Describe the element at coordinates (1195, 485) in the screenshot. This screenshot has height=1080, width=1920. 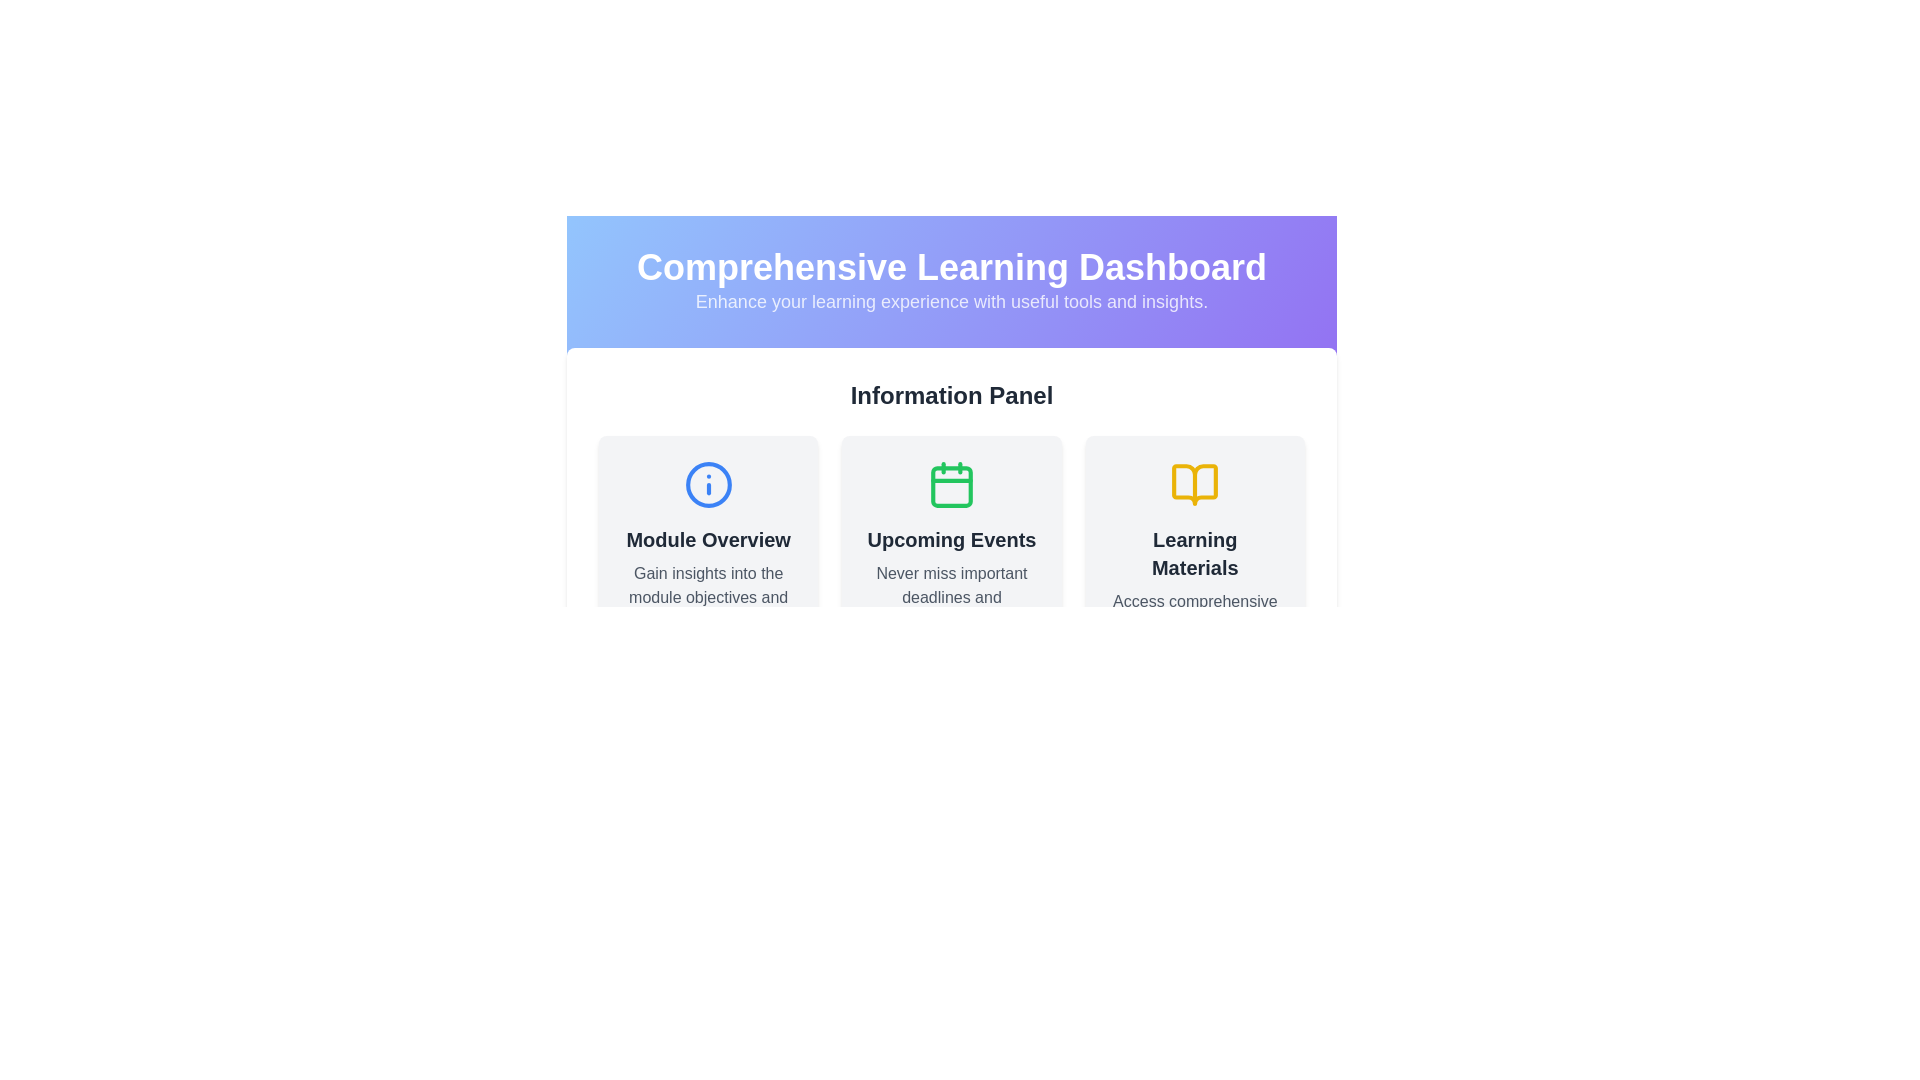
I see `the rightmost icon under the 'Information Panel' heading` at that location.